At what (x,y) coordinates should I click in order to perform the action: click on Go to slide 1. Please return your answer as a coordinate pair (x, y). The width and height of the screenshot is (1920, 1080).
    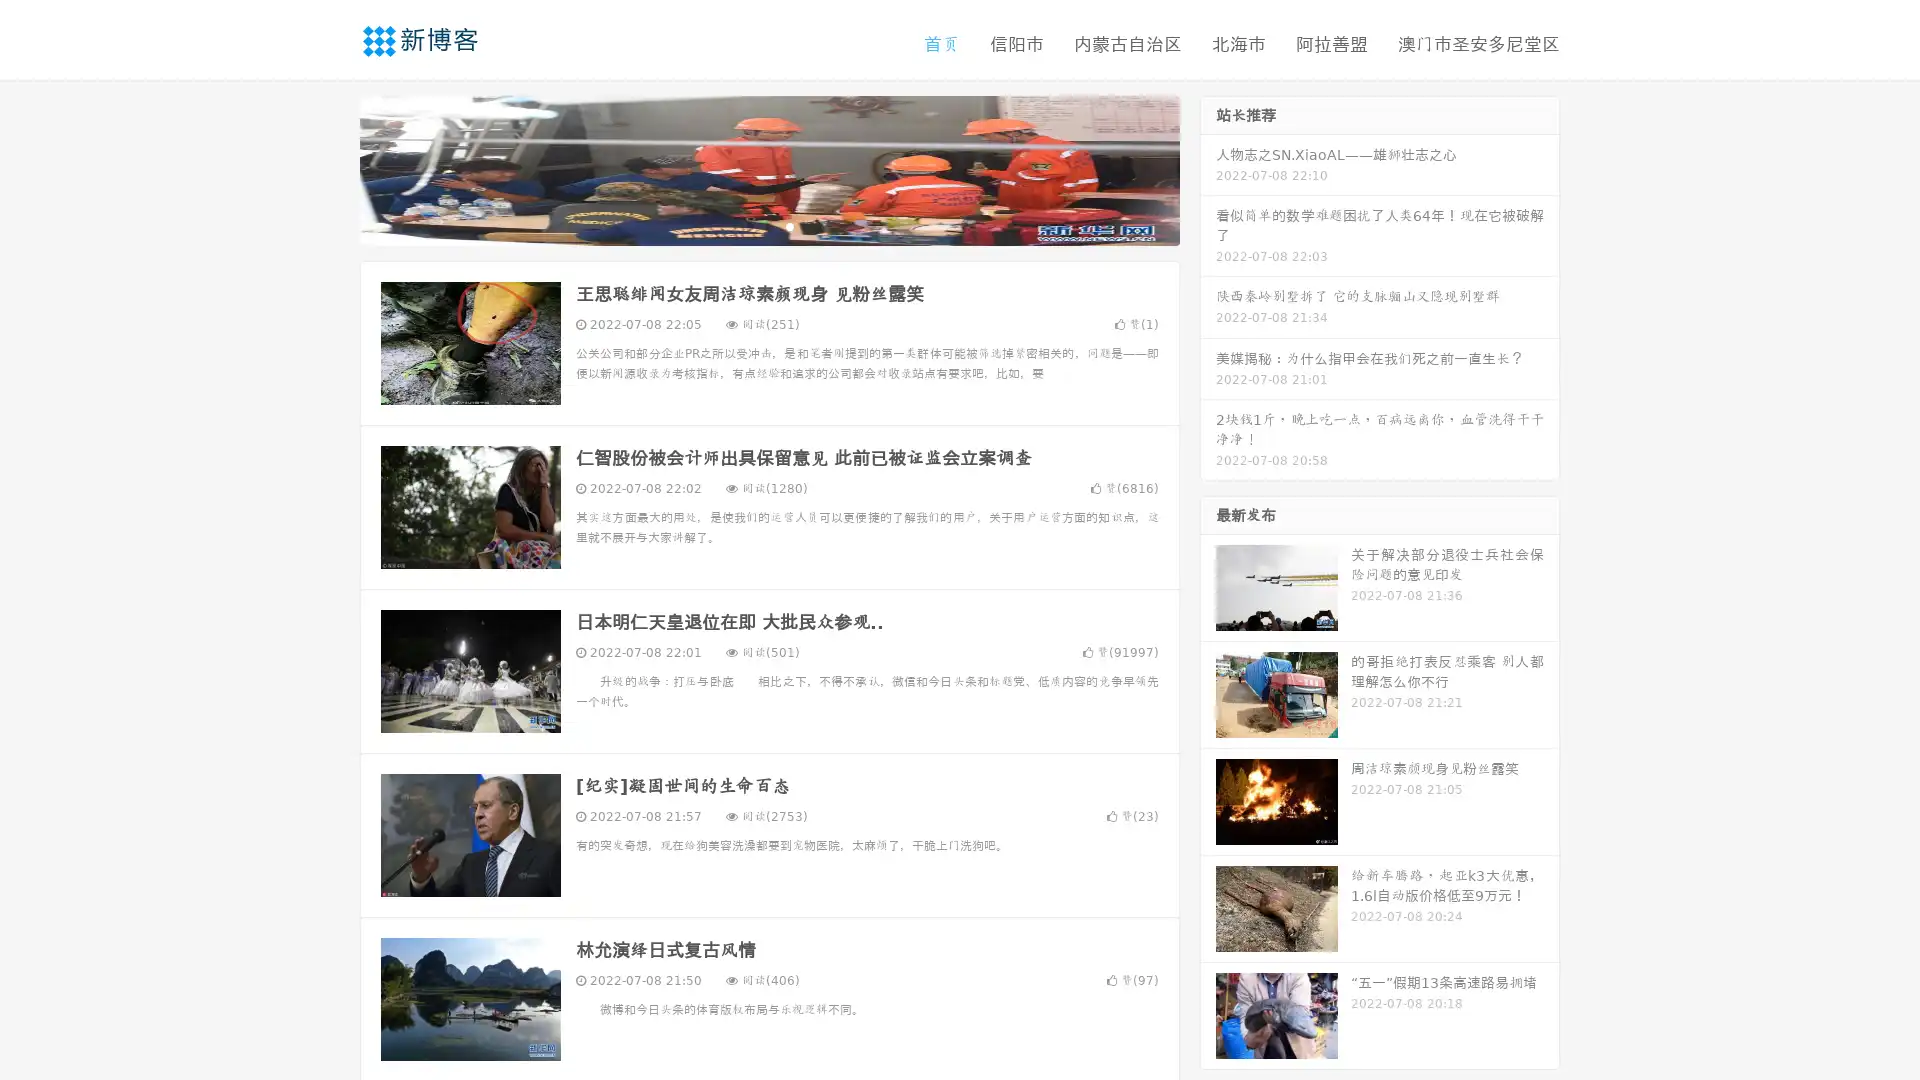
    Looking at the image, I should click on (748, 225).